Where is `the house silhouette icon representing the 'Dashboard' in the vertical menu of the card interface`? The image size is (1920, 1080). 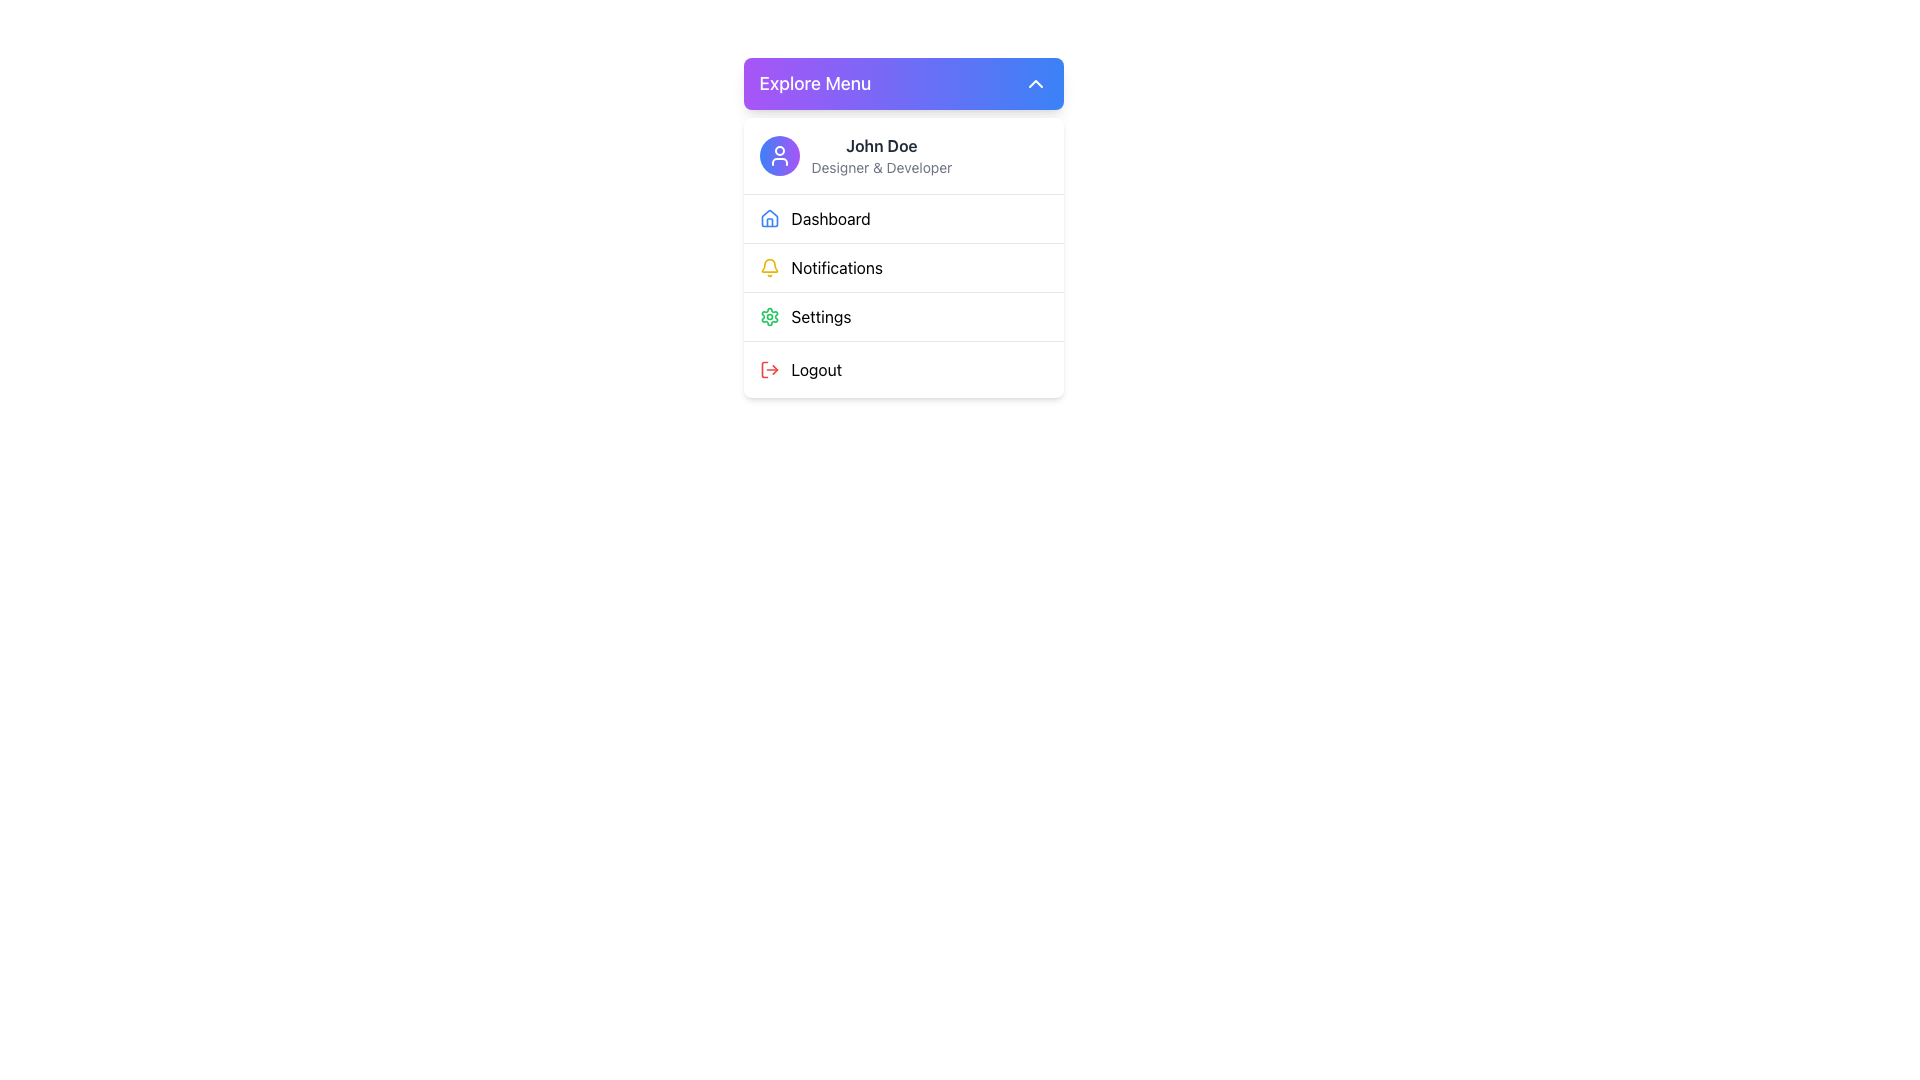 the house silhouette icon representing the 'Dashboard' in the vertical menu of the card interface is located at coordinates (768, 218).